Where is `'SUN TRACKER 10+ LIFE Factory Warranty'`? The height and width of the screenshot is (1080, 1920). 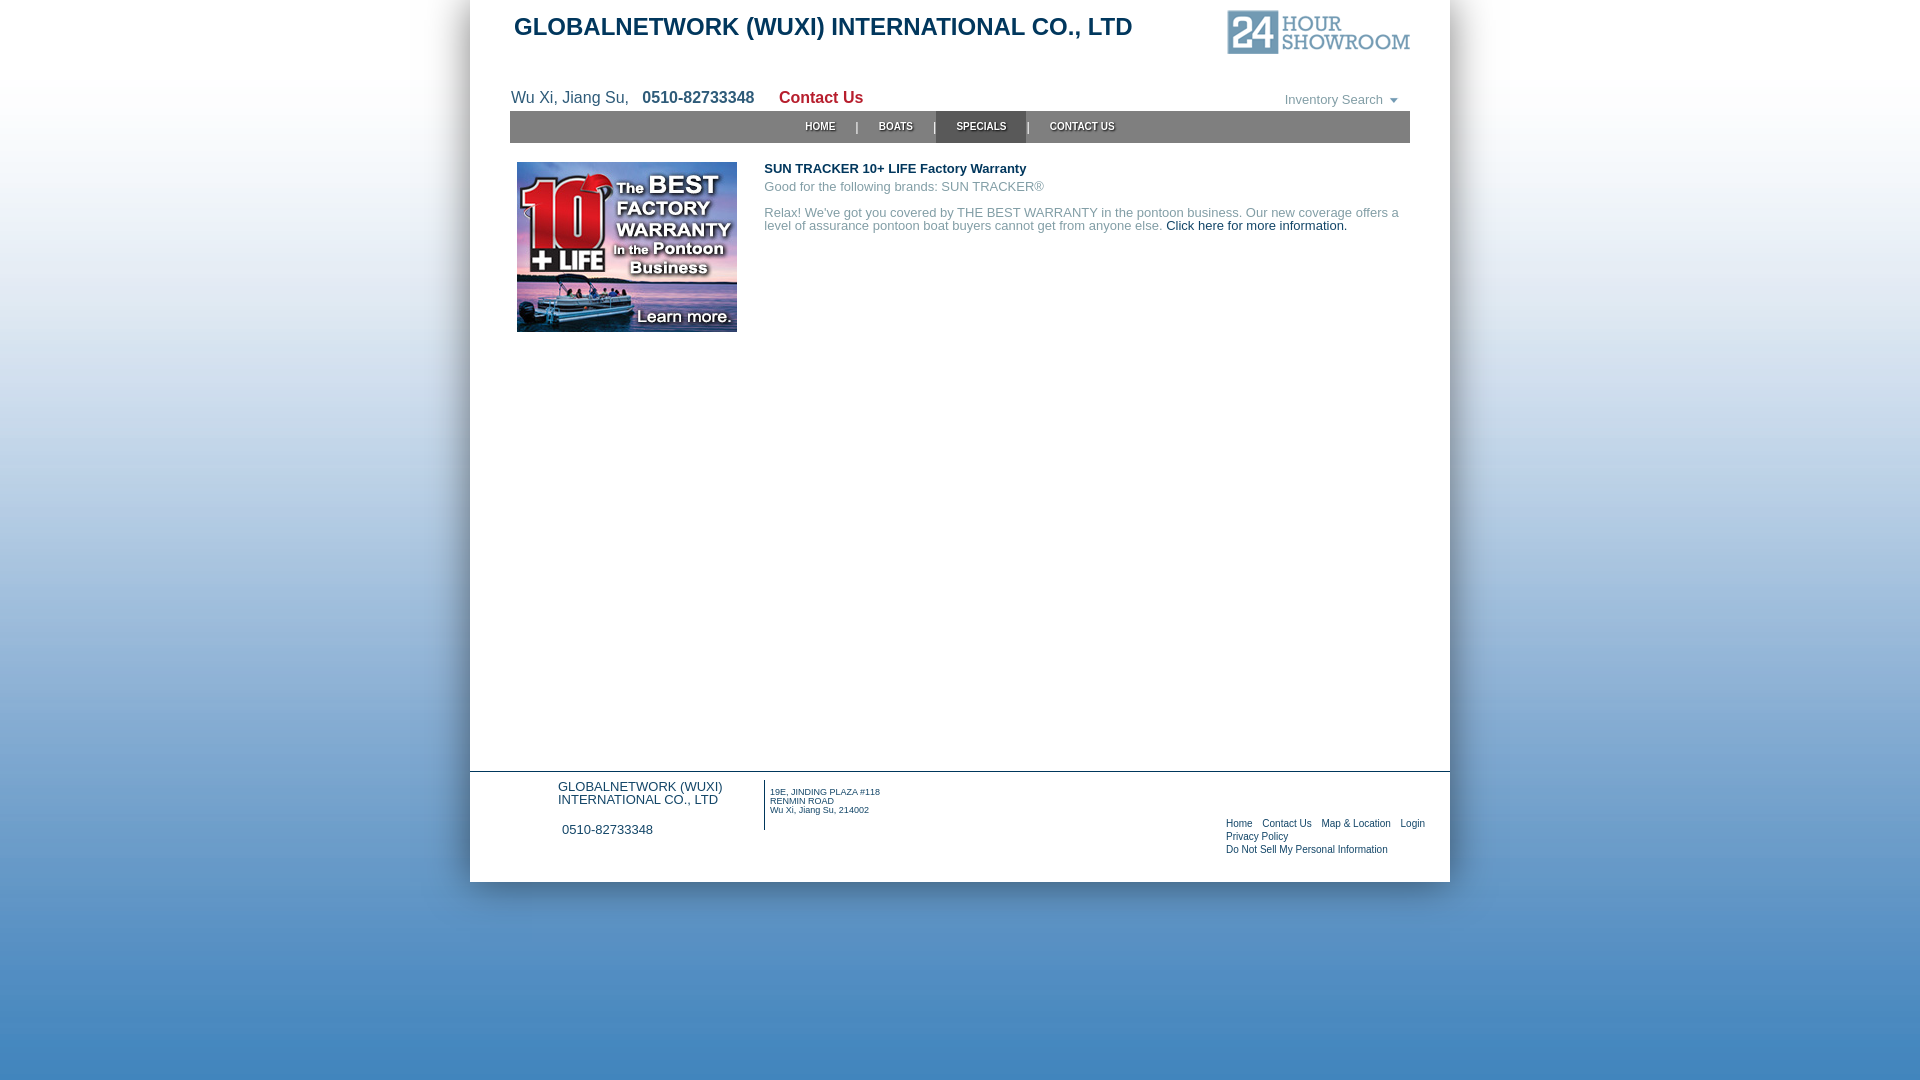 'SUN TRACKER 10+ LIFE Factory Warranty' is located at coordinates (626, 326).